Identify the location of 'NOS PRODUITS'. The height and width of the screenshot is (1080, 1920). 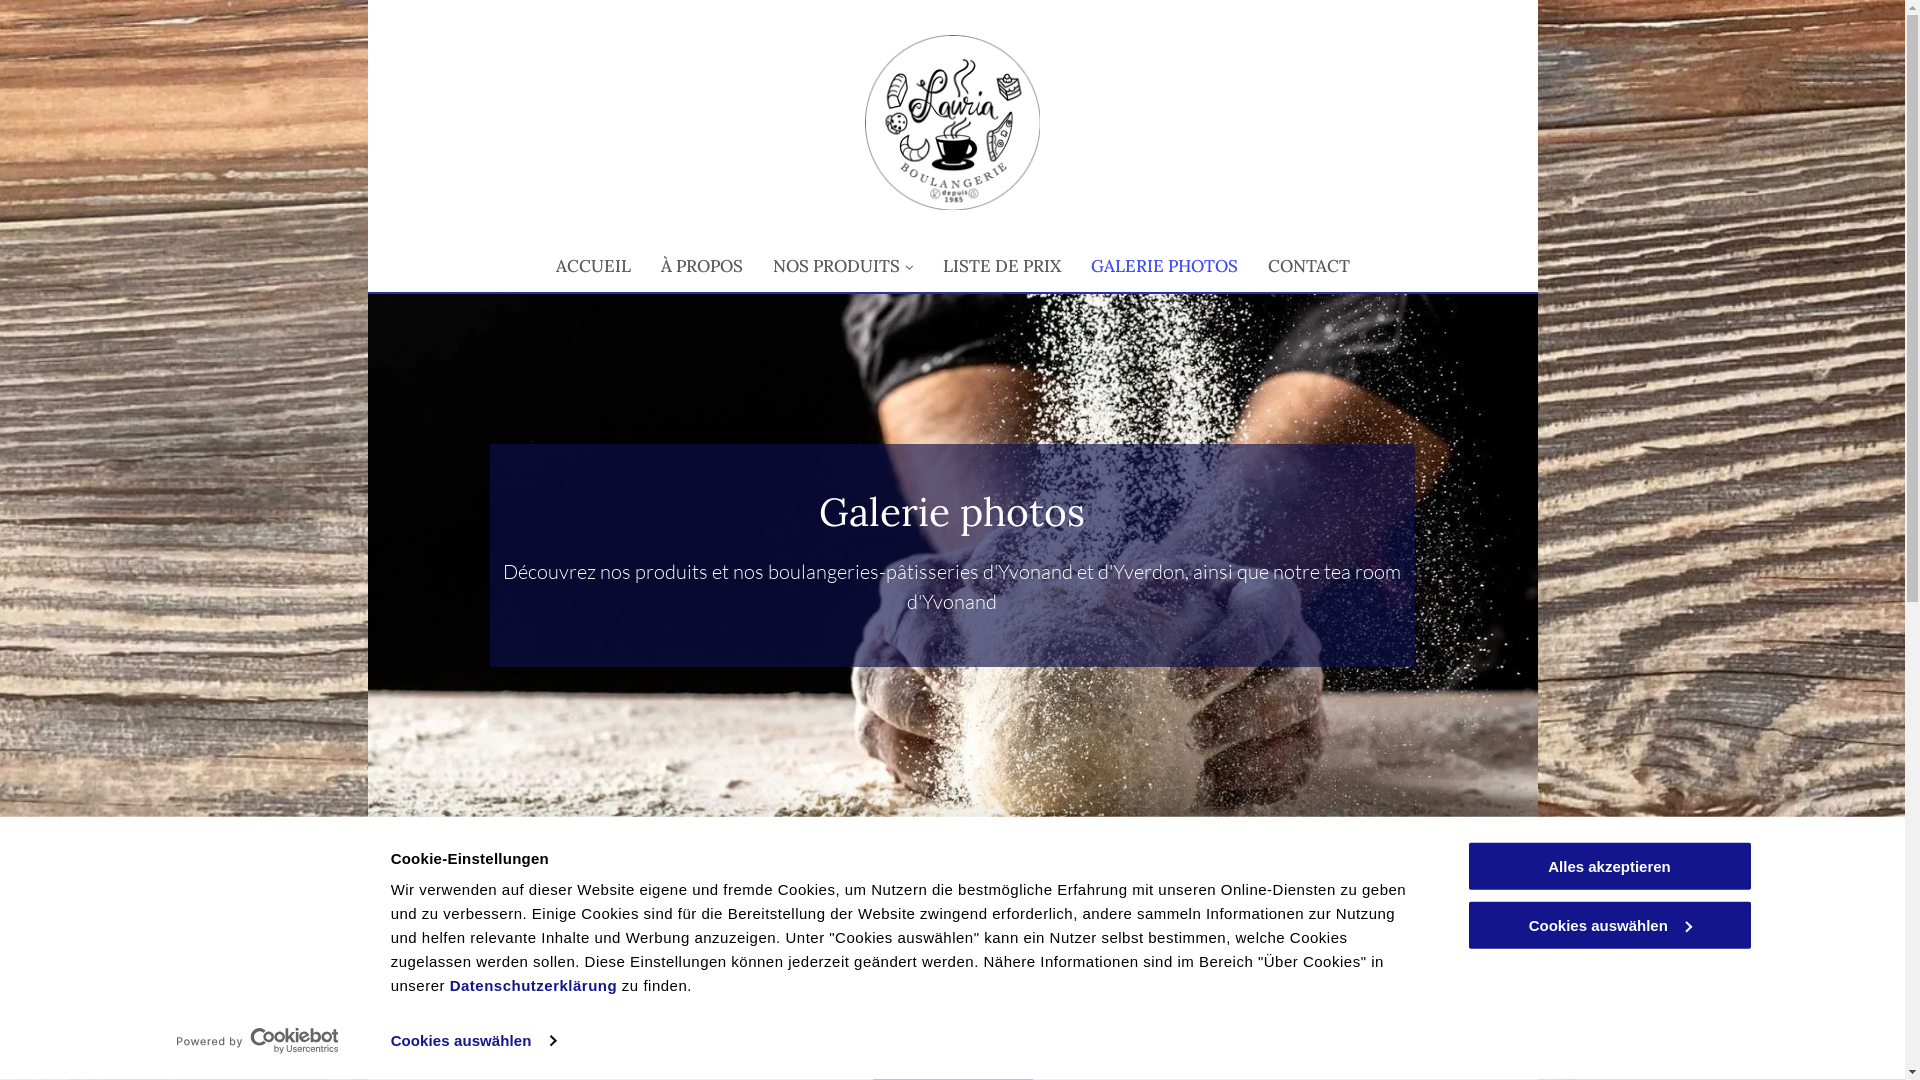
(843, 265).